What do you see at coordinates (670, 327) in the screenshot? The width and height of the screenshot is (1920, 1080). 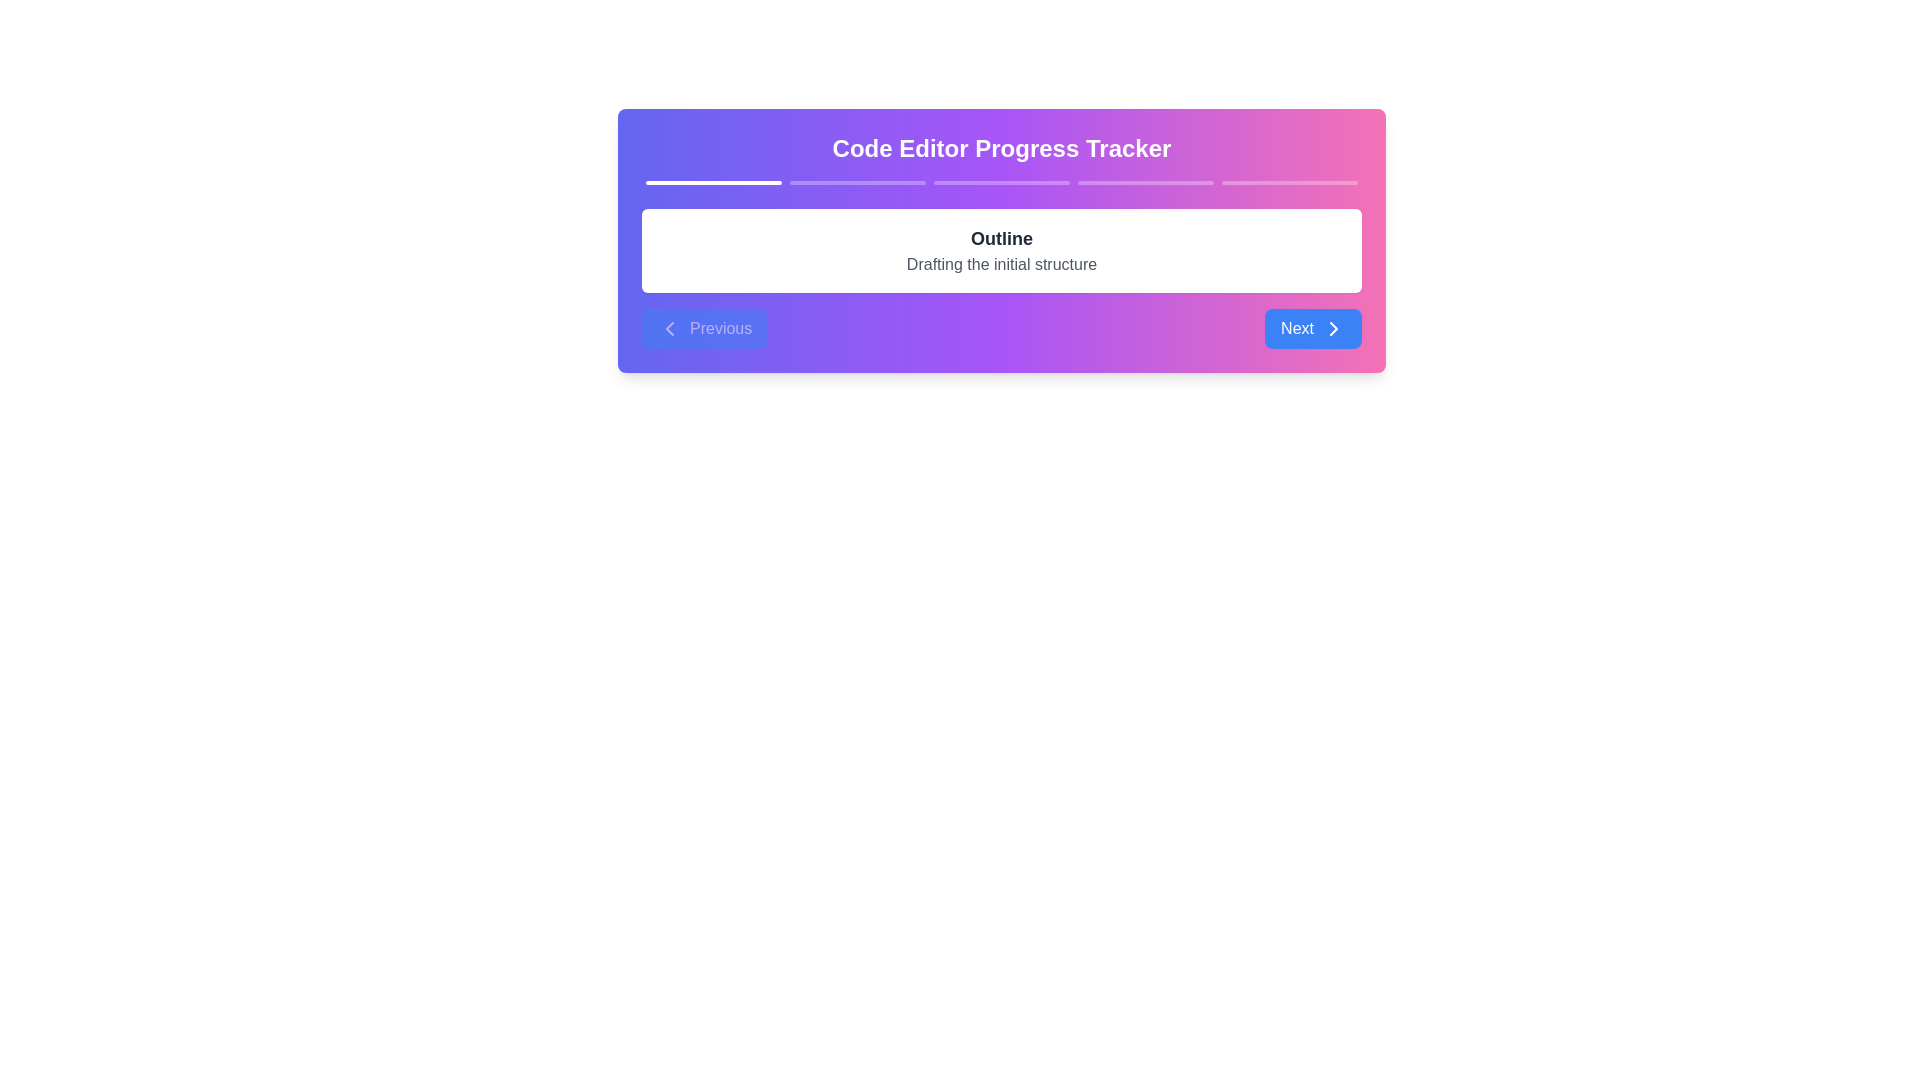 I see `the 'Previous' button by clicking on the icon located to the left of the label text, which serves as a visual aid for navigation to the previous step` at bounding box center [670, 327].